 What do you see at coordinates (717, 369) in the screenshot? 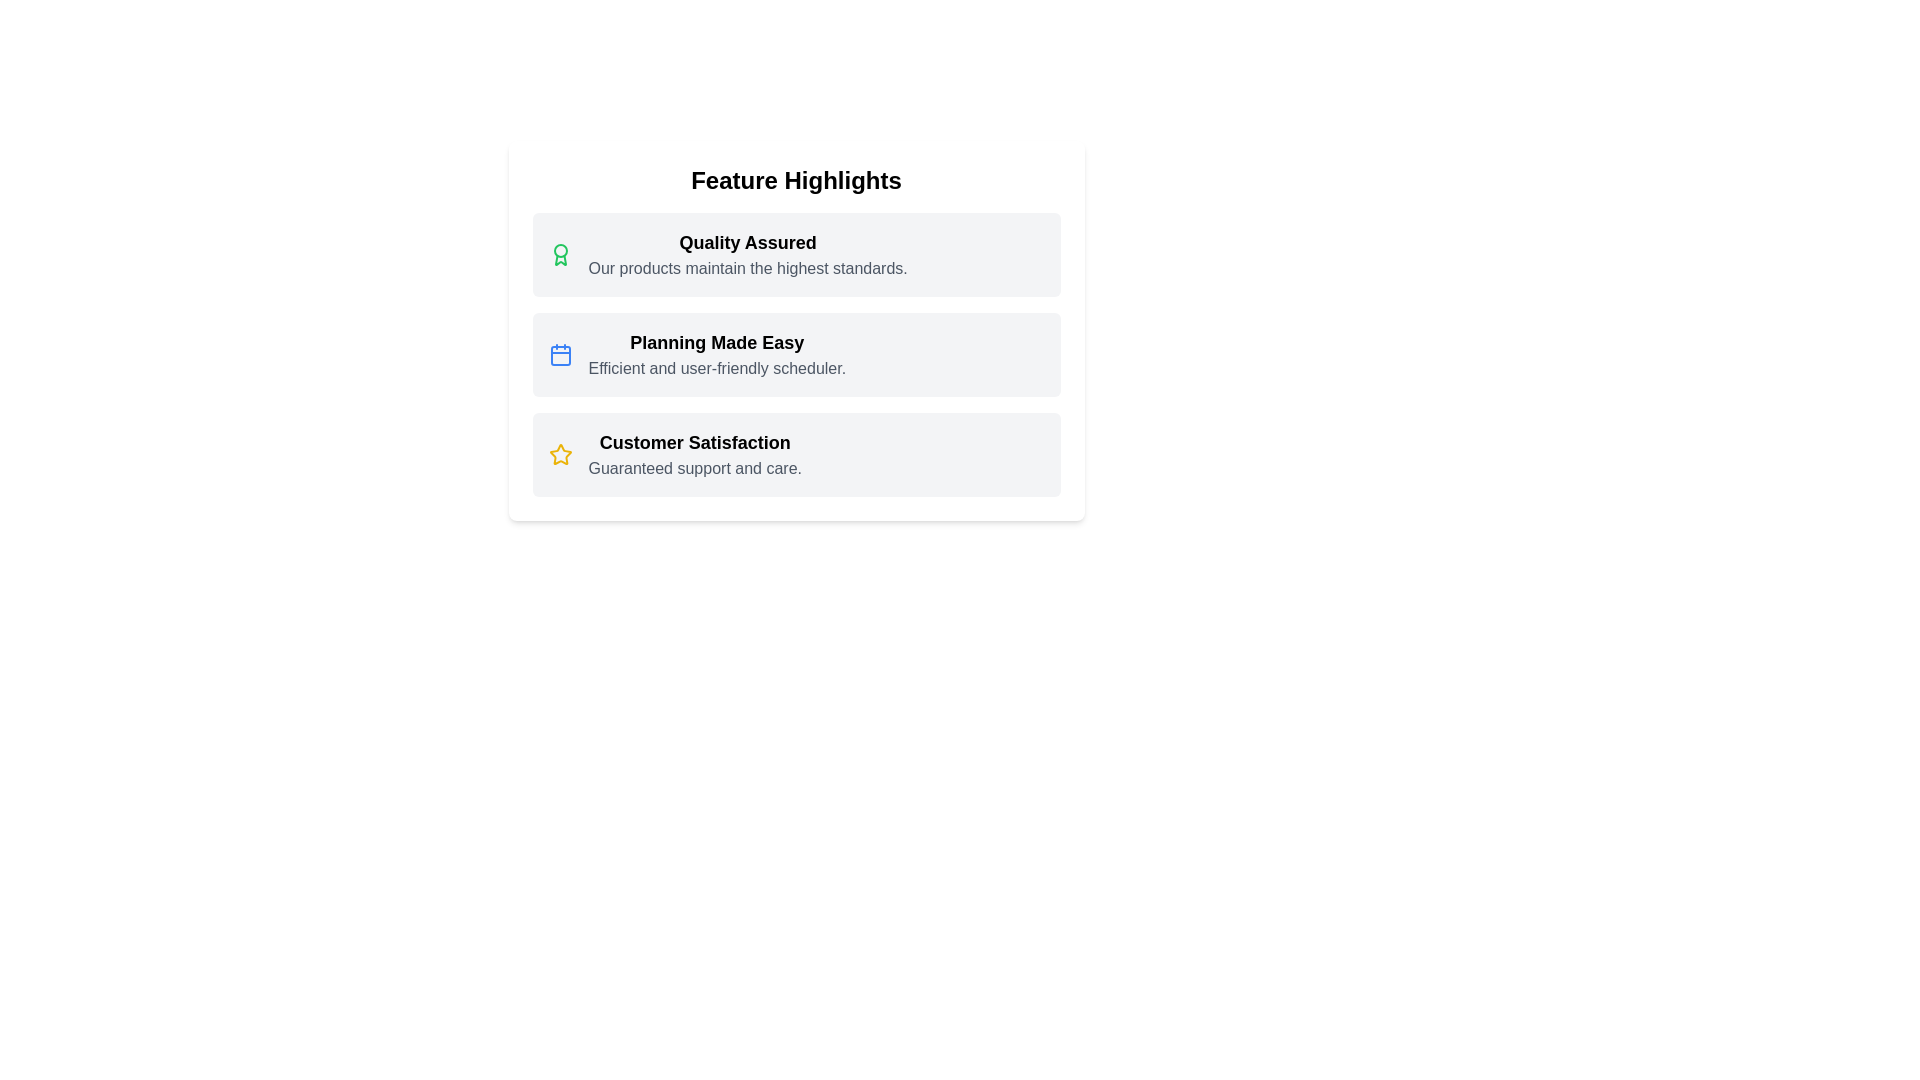
I see `descriptive text located below the heading 'Planning Made Easy' in the 'Feature Highlights' section, which provides additional context for the feature` at bounding box center [717, 369].